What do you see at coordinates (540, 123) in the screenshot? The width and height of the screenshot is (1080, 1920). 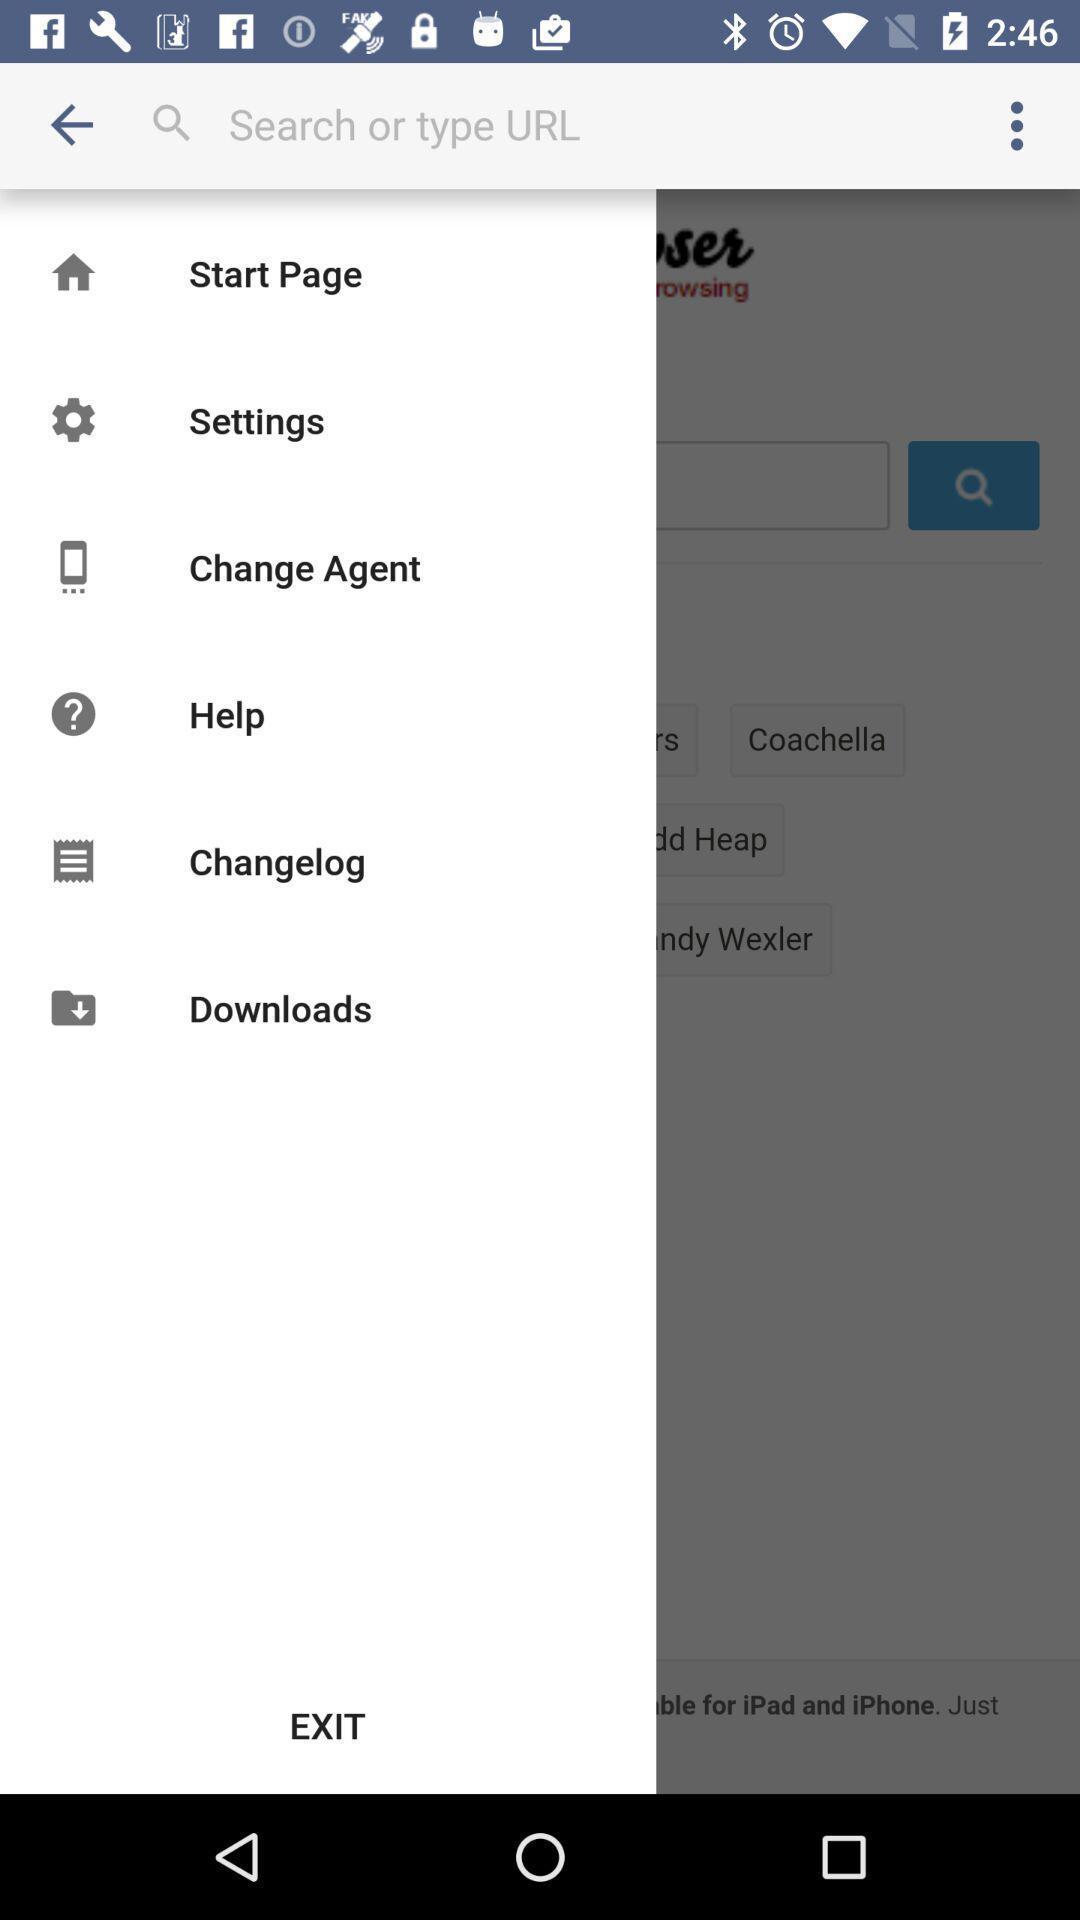 I see `search button` at bounding box center [540, 123].